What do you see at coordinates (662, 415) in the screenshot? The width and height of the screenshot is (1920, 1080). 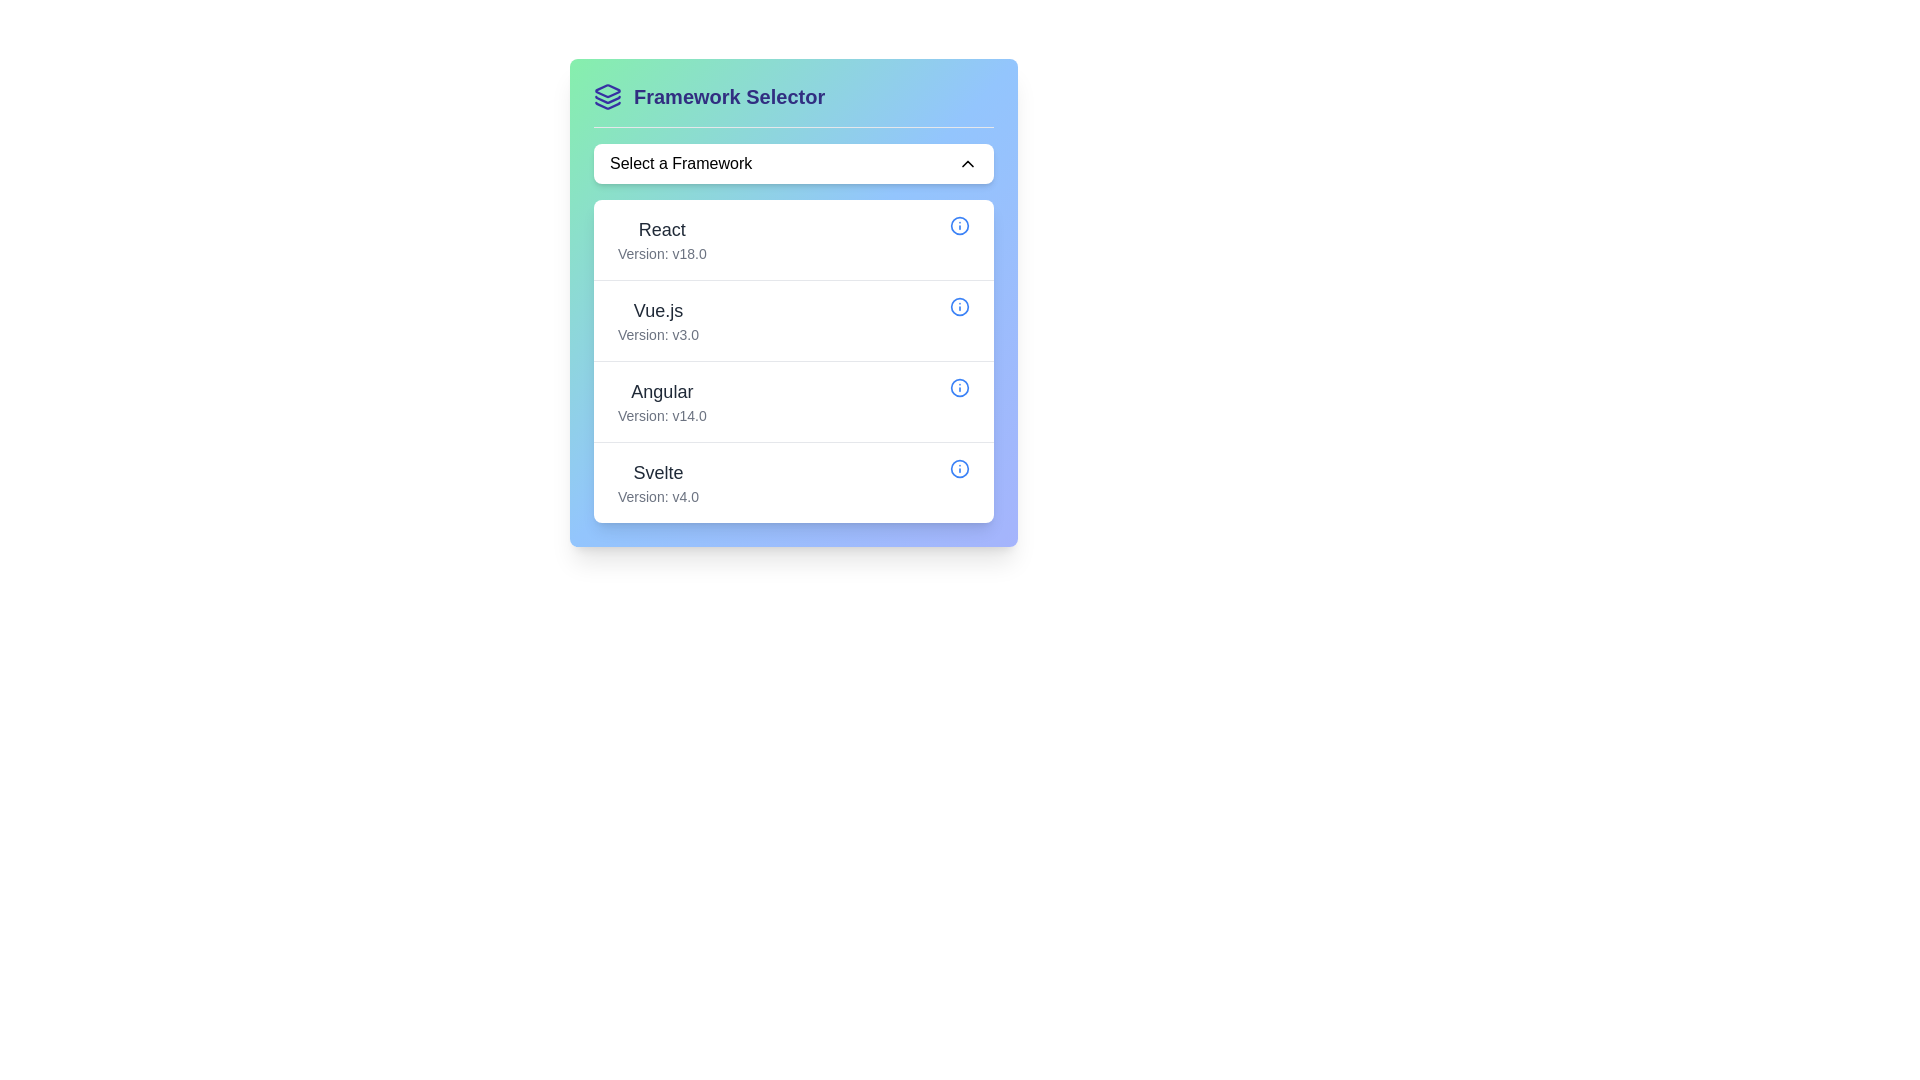 I see `text of the text label displaying 'Version: v14.0' located beneath the 'Angular' label in the card-style UI section` at bounding box center [662, 415].